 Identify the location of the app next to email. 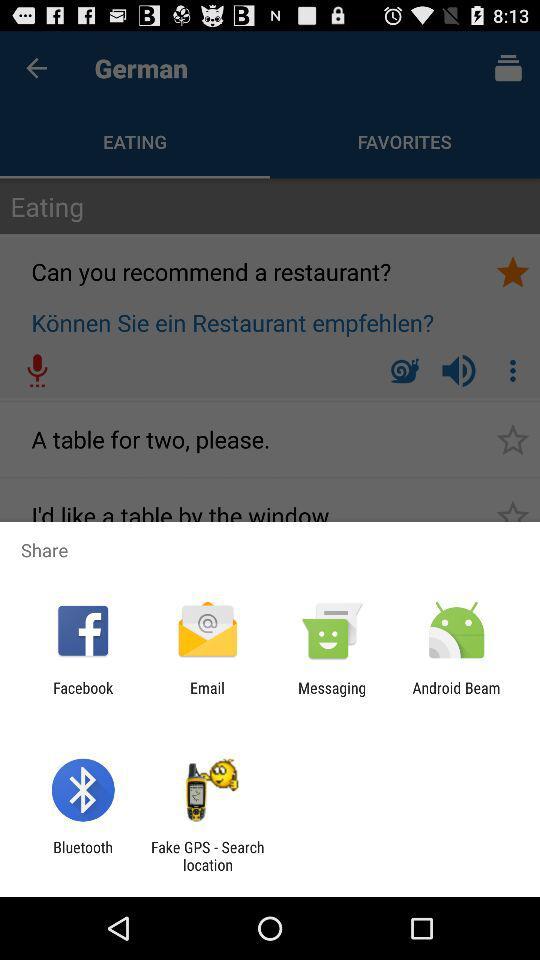
(82, 696).